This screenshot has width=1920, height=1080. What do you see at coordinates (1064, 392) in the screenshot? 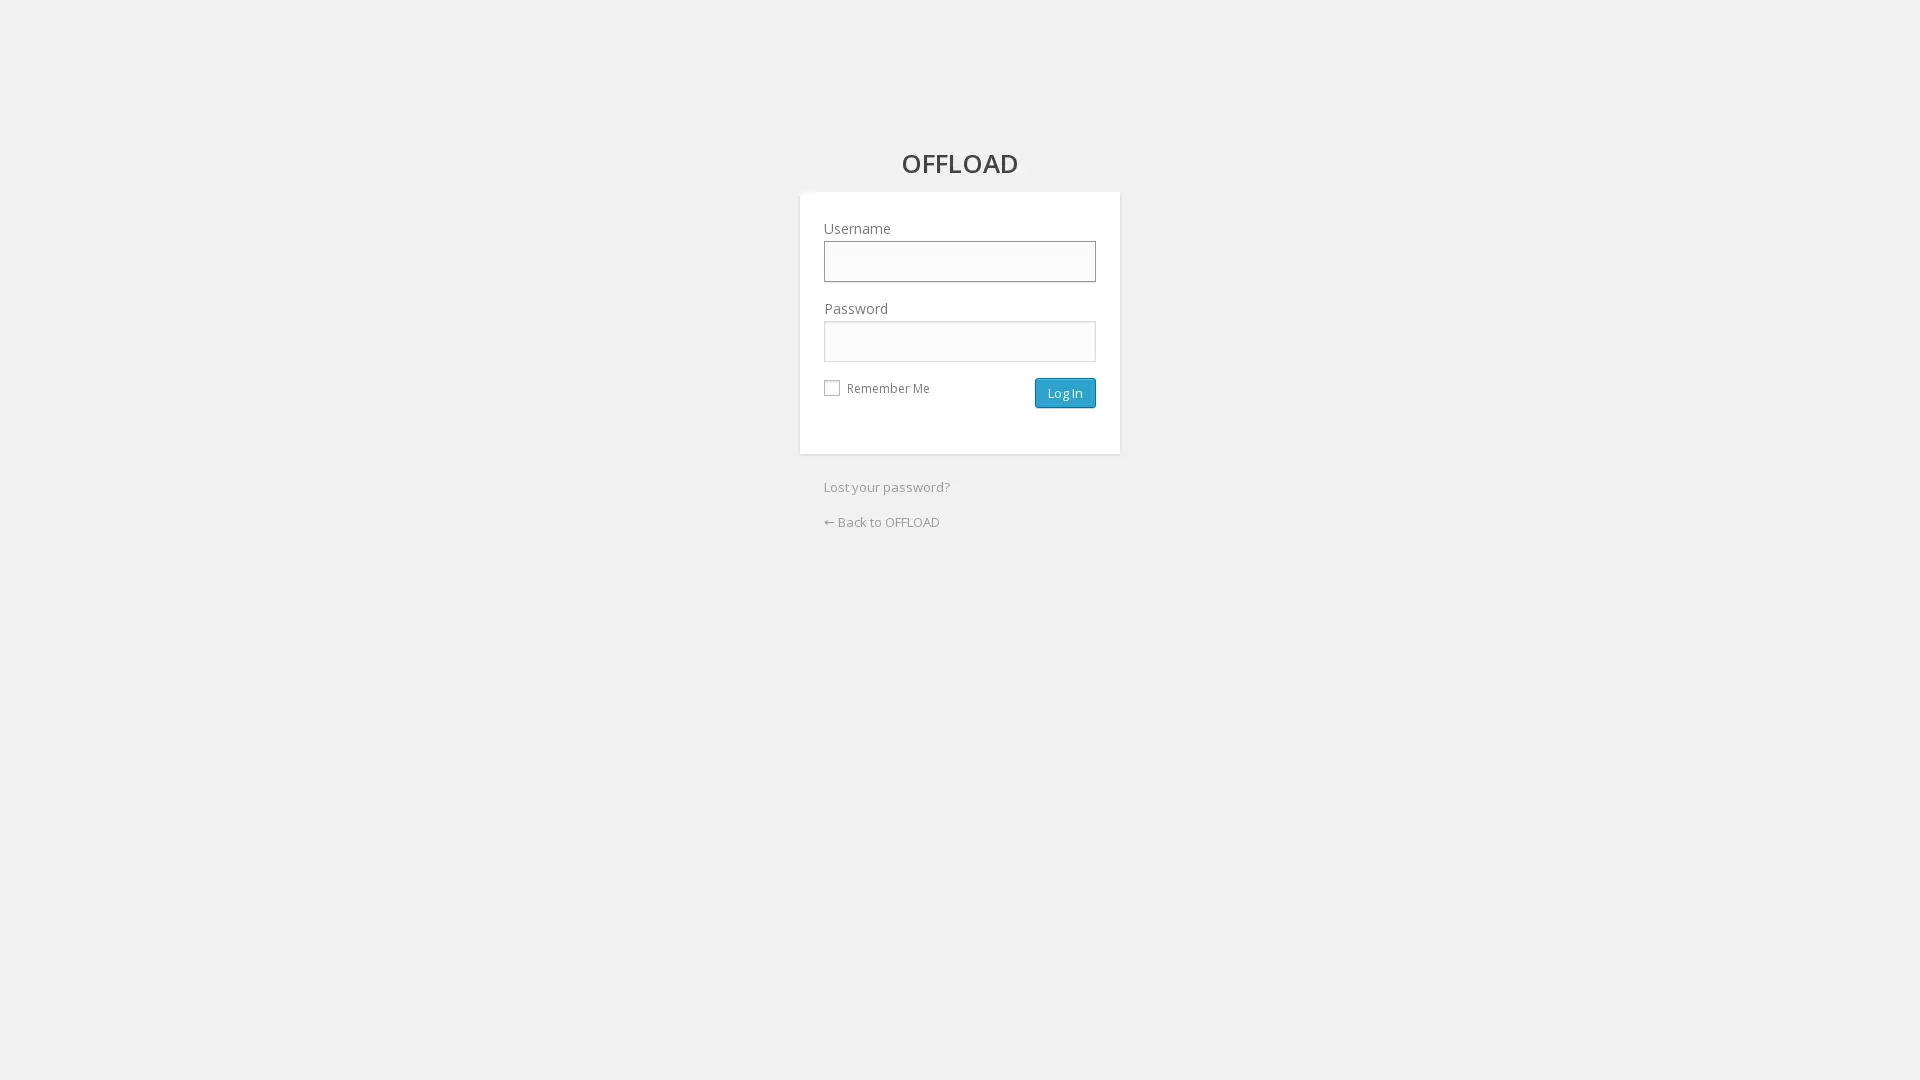
I see `Log In` at bounding box center [1064, 392].